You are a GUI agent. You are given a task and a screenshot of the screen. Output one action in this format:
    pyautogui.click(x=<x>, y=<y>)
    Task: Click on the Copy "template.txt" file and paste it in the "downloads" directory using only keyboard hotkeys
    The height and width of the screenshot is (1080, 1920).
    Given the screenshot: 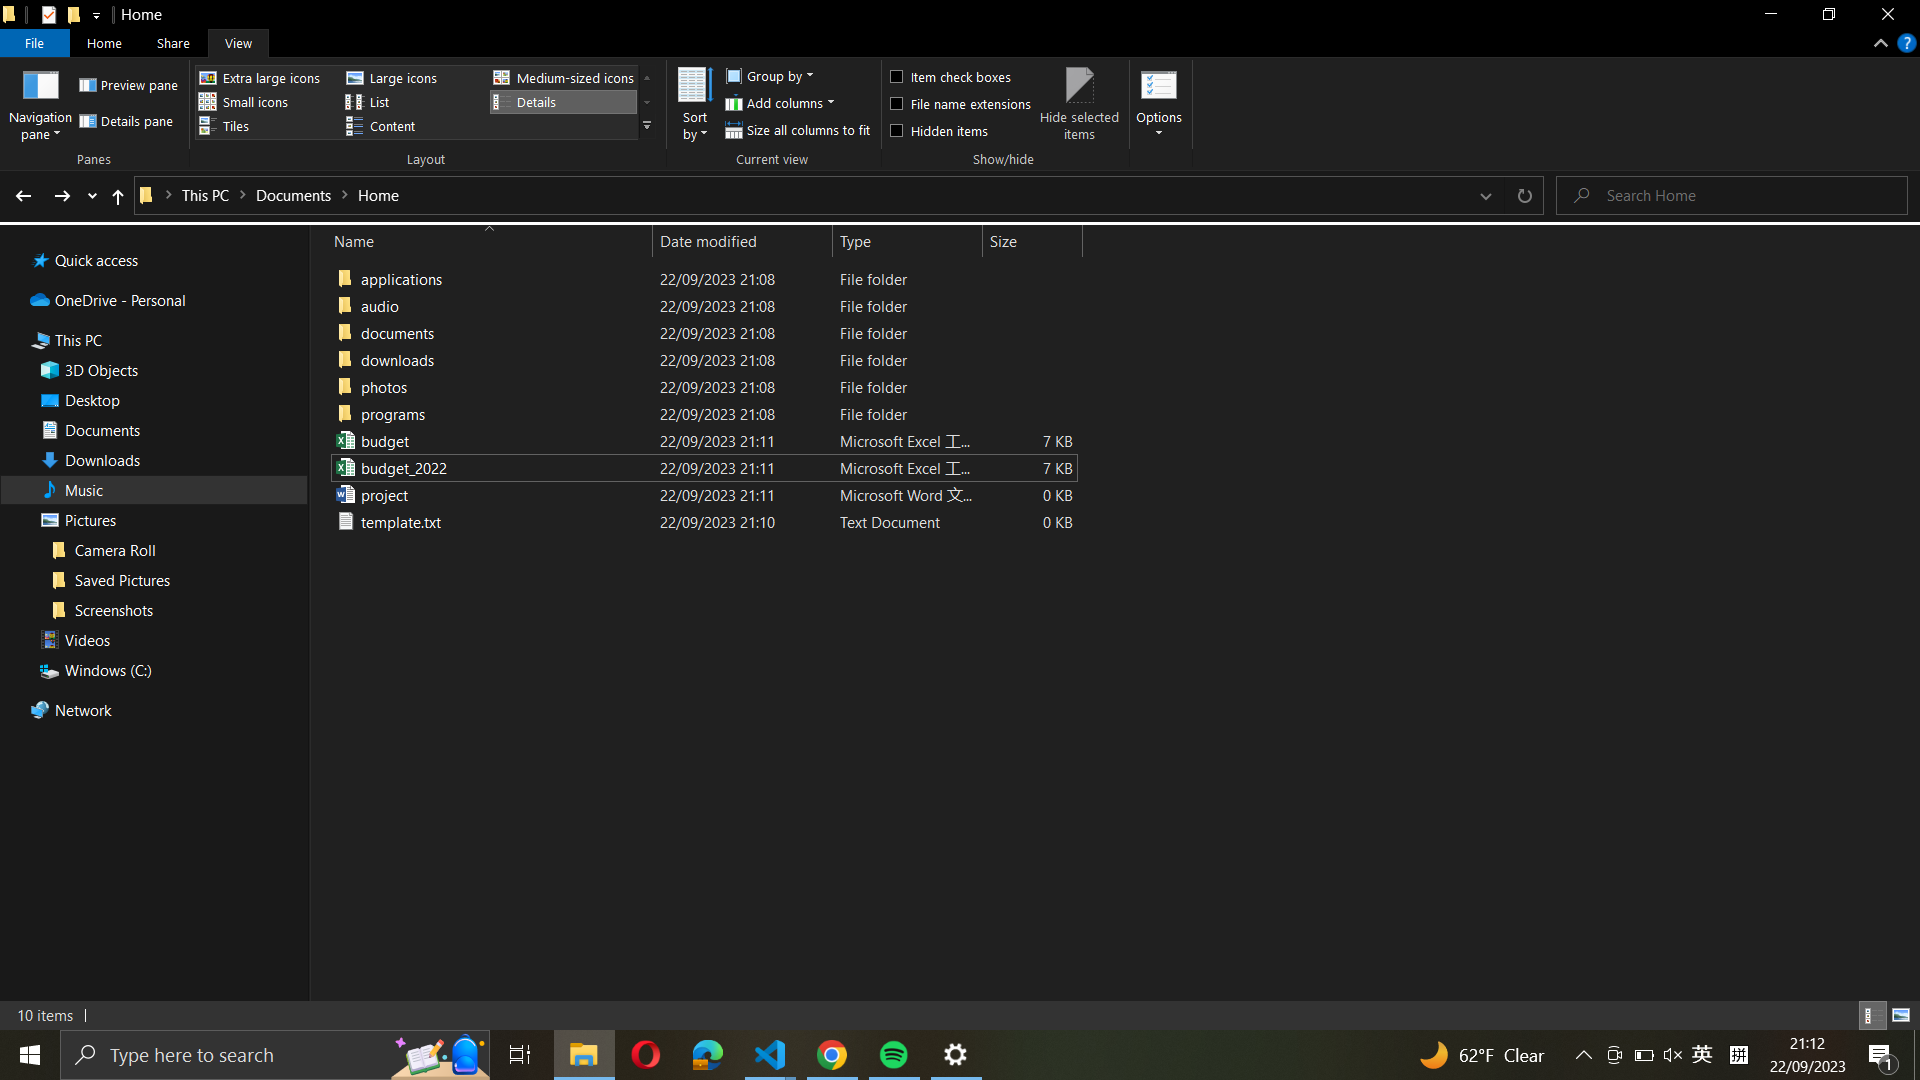 What is the action you would take?
    pyautogui.click(x=700, y=519)
    